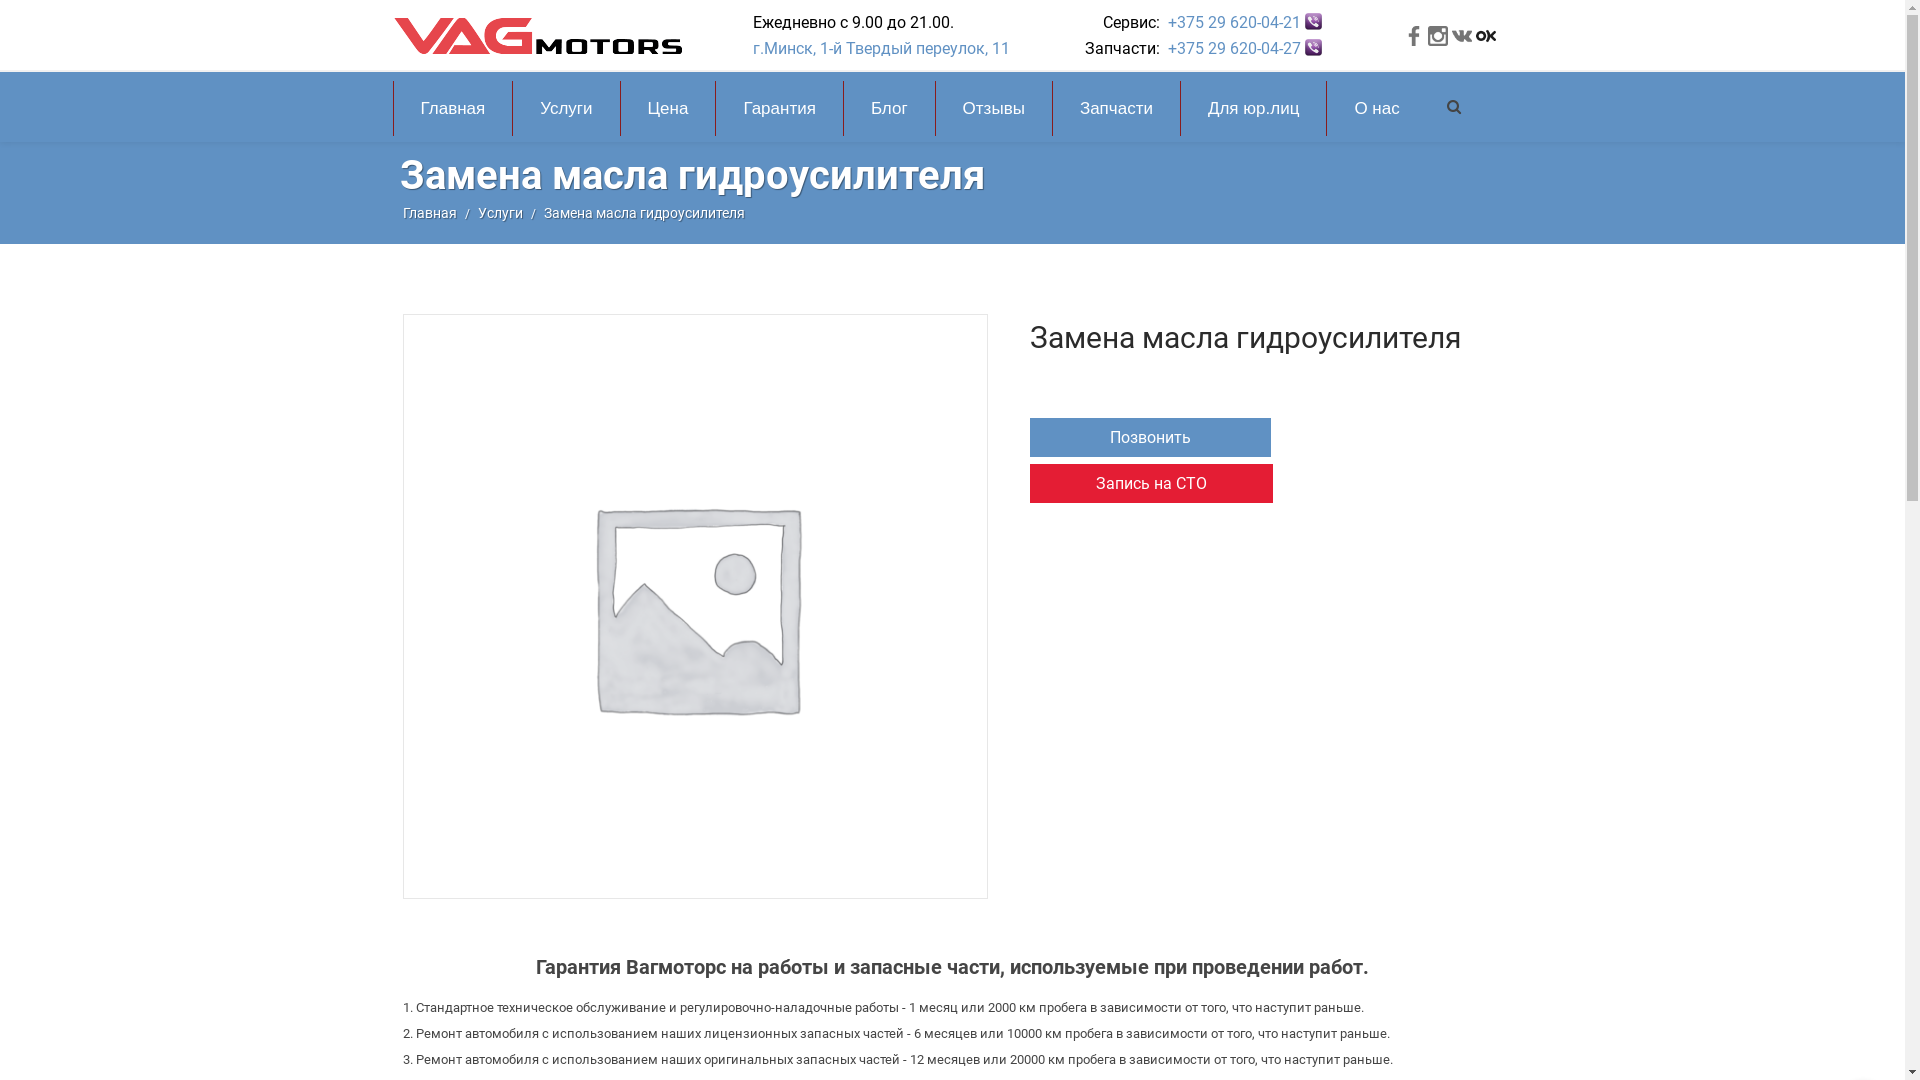 The width and height of the screenshot is (1920, 1080). What do you see at coordinates (1167, 22) in the screenshot?
I see `'+375 29 620-04-21'` at bounding box center [1167, 22].